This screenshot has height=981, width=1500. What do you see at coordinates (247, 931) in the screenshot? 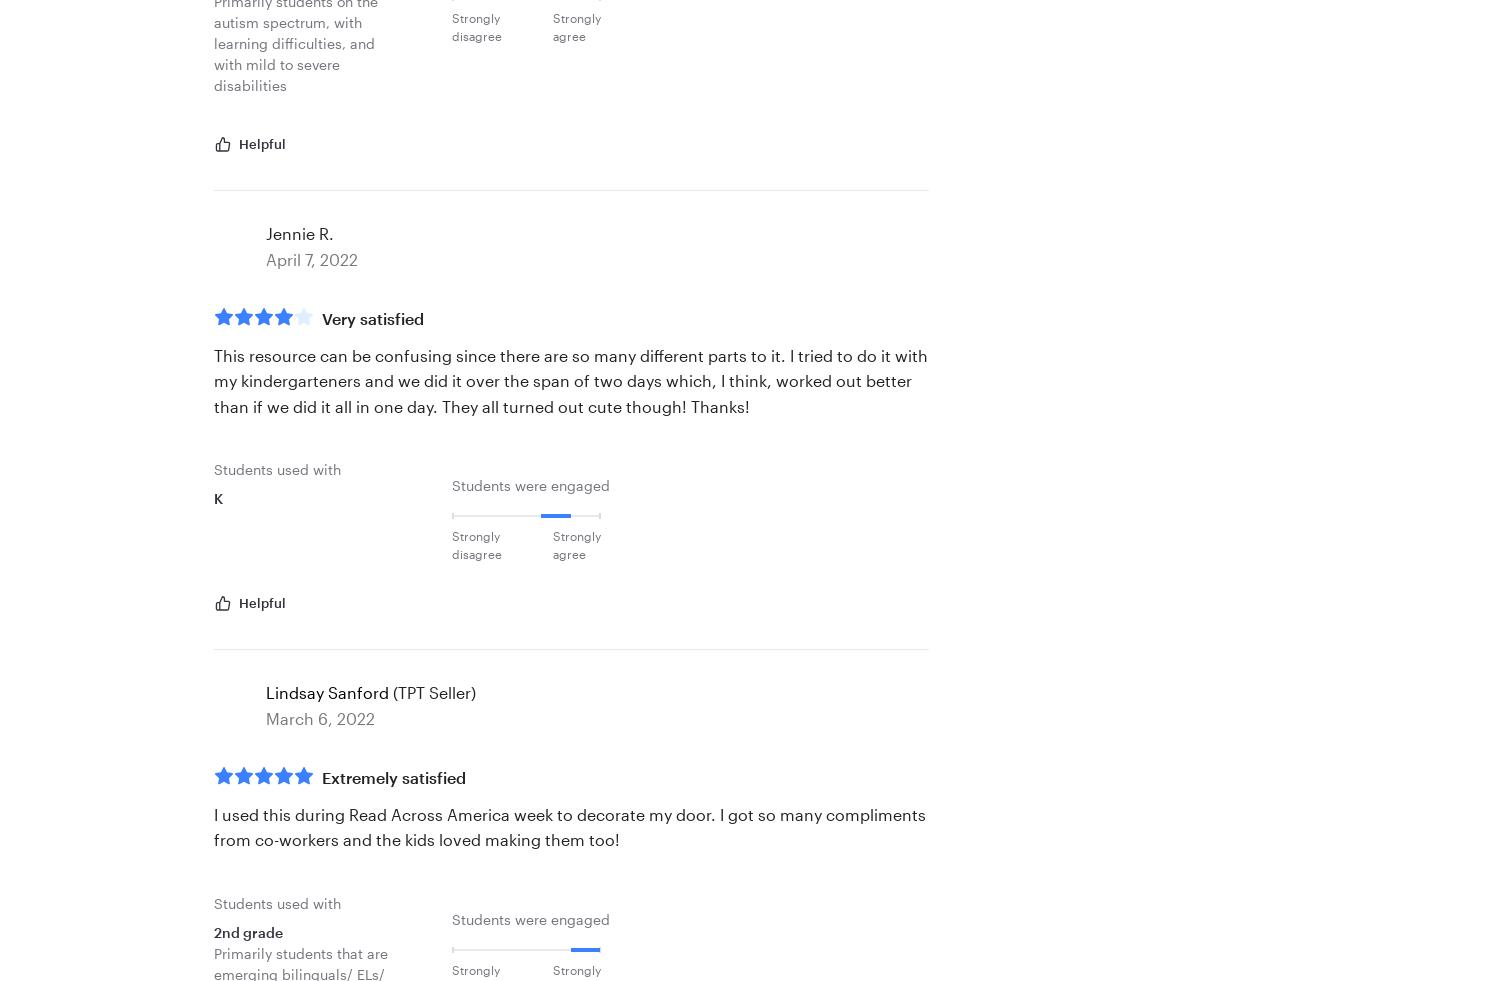
I see `'2nd grade'` at bounding box center [247, 931].